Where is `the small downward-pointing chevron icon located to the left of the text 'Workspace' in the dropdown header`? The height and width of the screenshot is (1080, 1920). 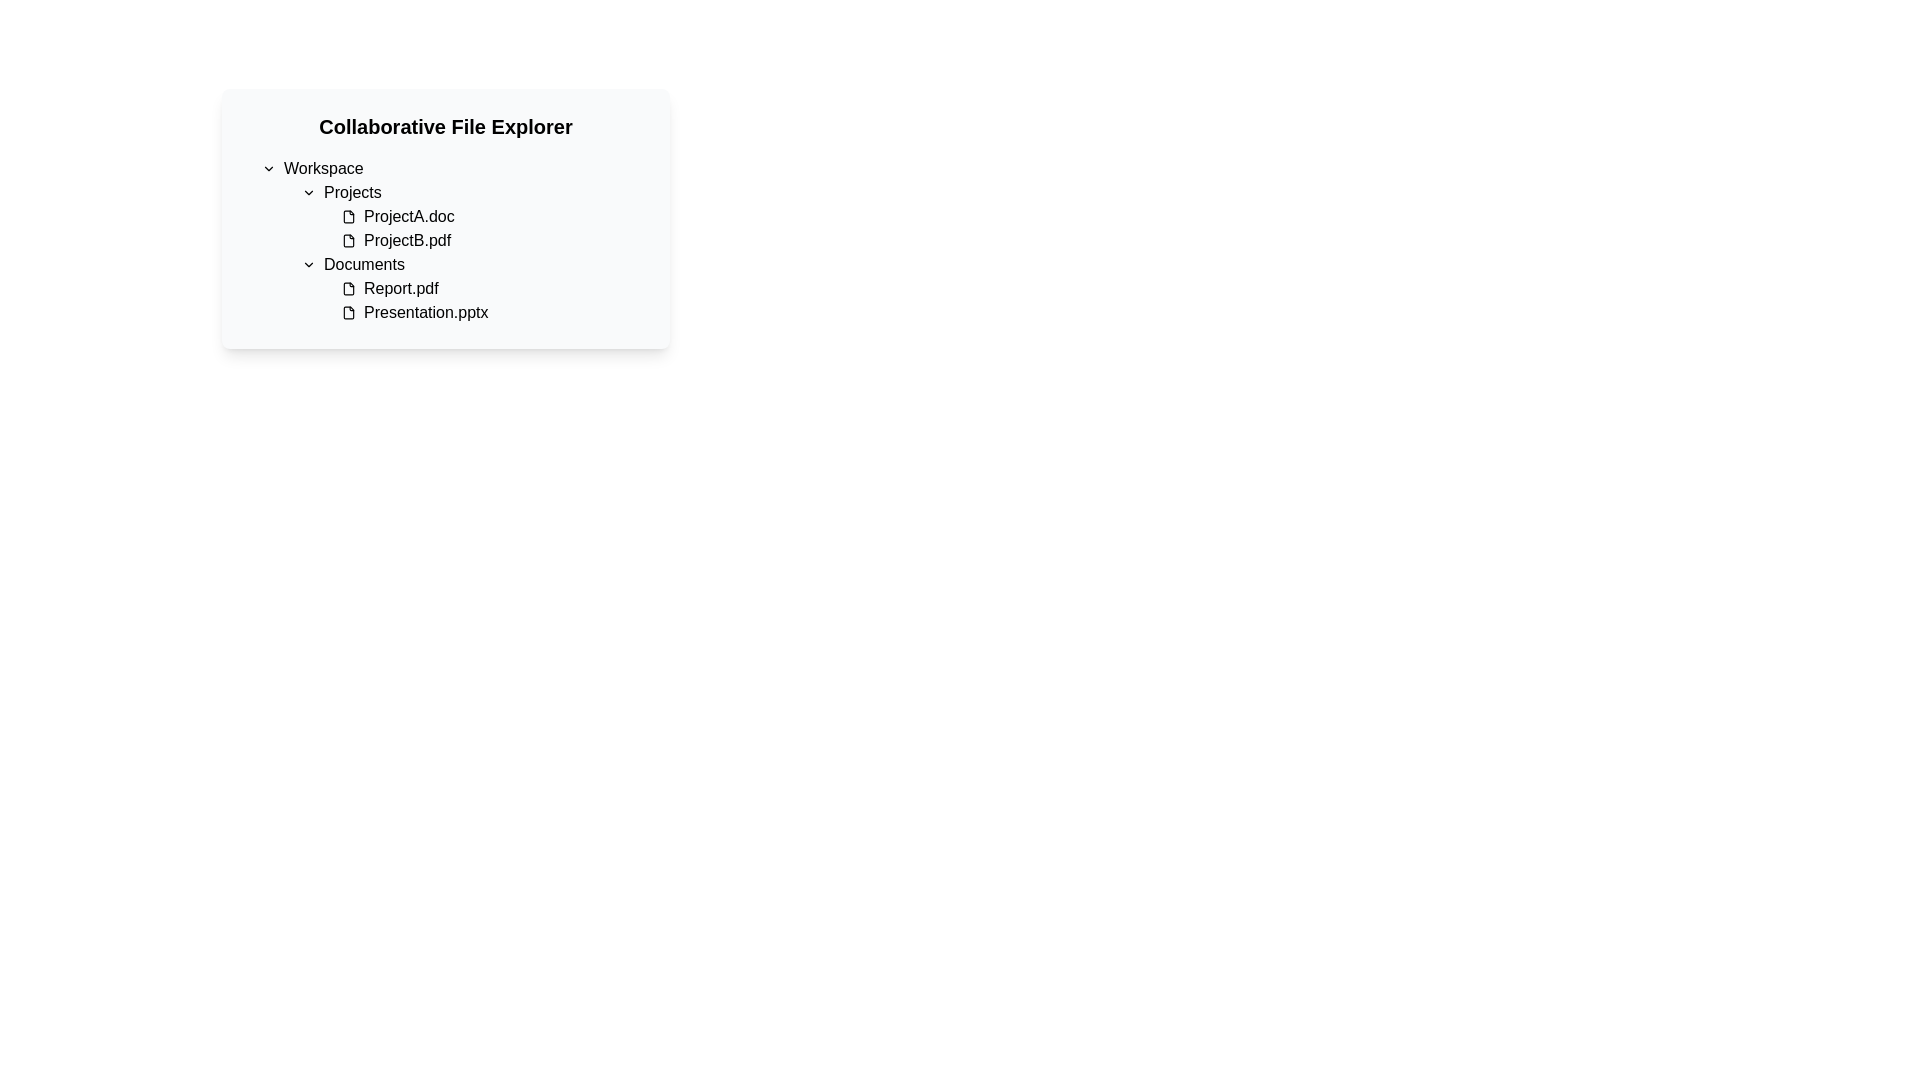 the small downward-pointing chevron icon located to the left of the text 'Workspace' in the dropdown header is located at coordinates (267, 168).